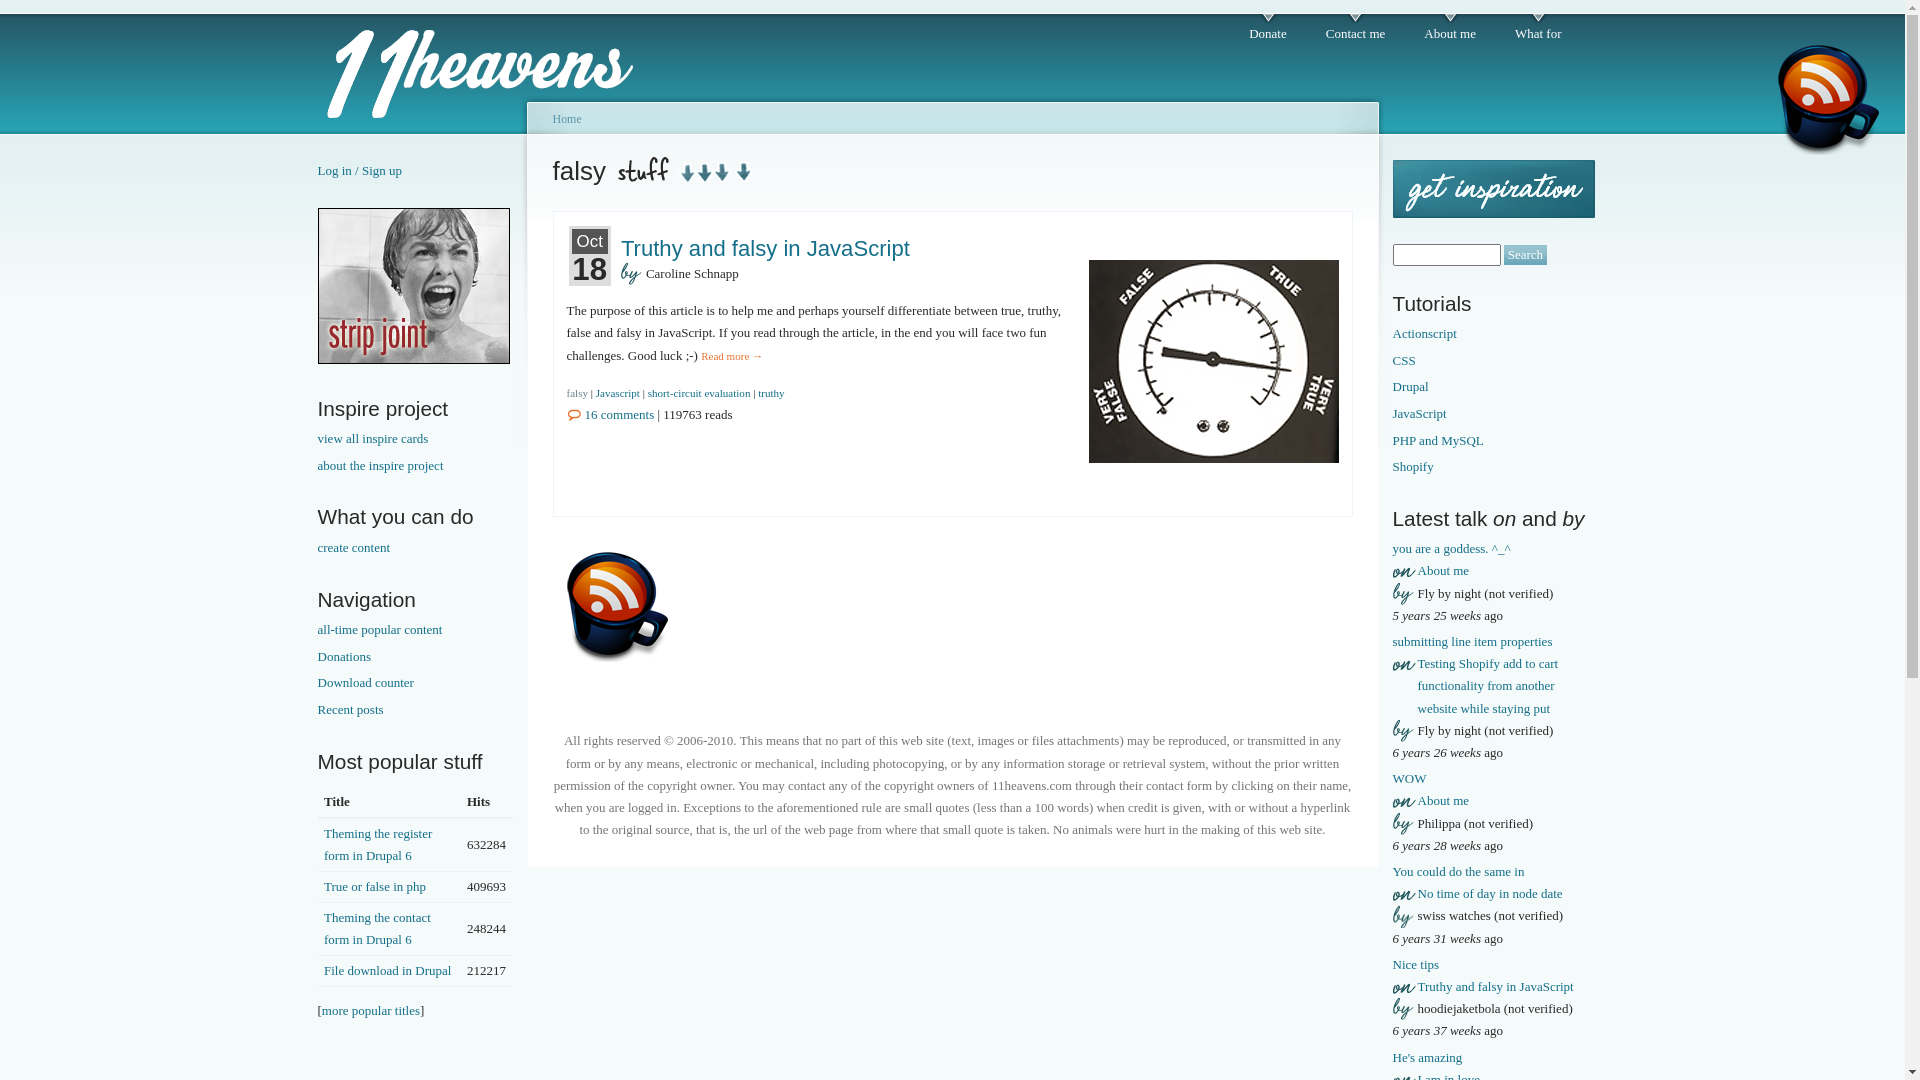  What do you see at coordinates (1492, 189) in the screenshot?
I see `'Get some inspiration'` at bounding box center [1492, 189].